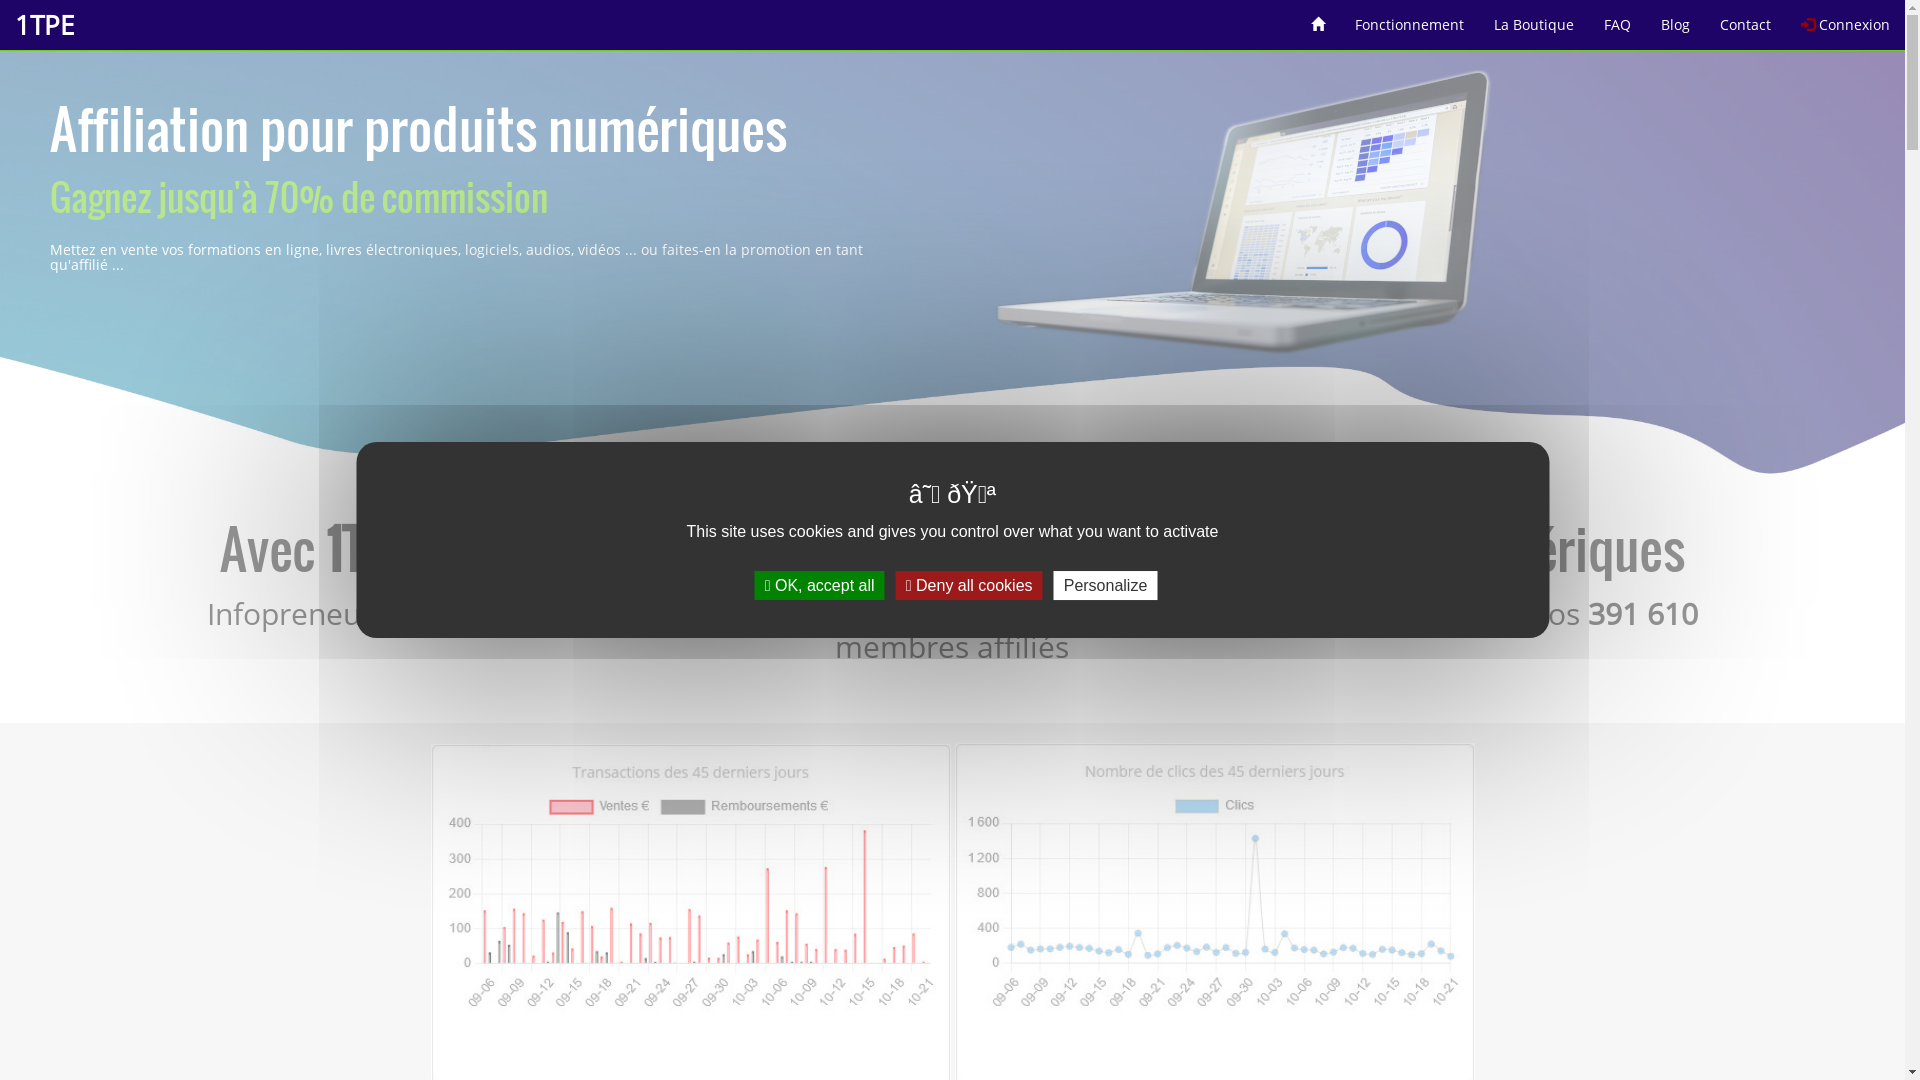 The image size is (1920, 1080). Describe the element at coordinates (1617, 17) in the screenshot. I see `'FAQ'` at that location.